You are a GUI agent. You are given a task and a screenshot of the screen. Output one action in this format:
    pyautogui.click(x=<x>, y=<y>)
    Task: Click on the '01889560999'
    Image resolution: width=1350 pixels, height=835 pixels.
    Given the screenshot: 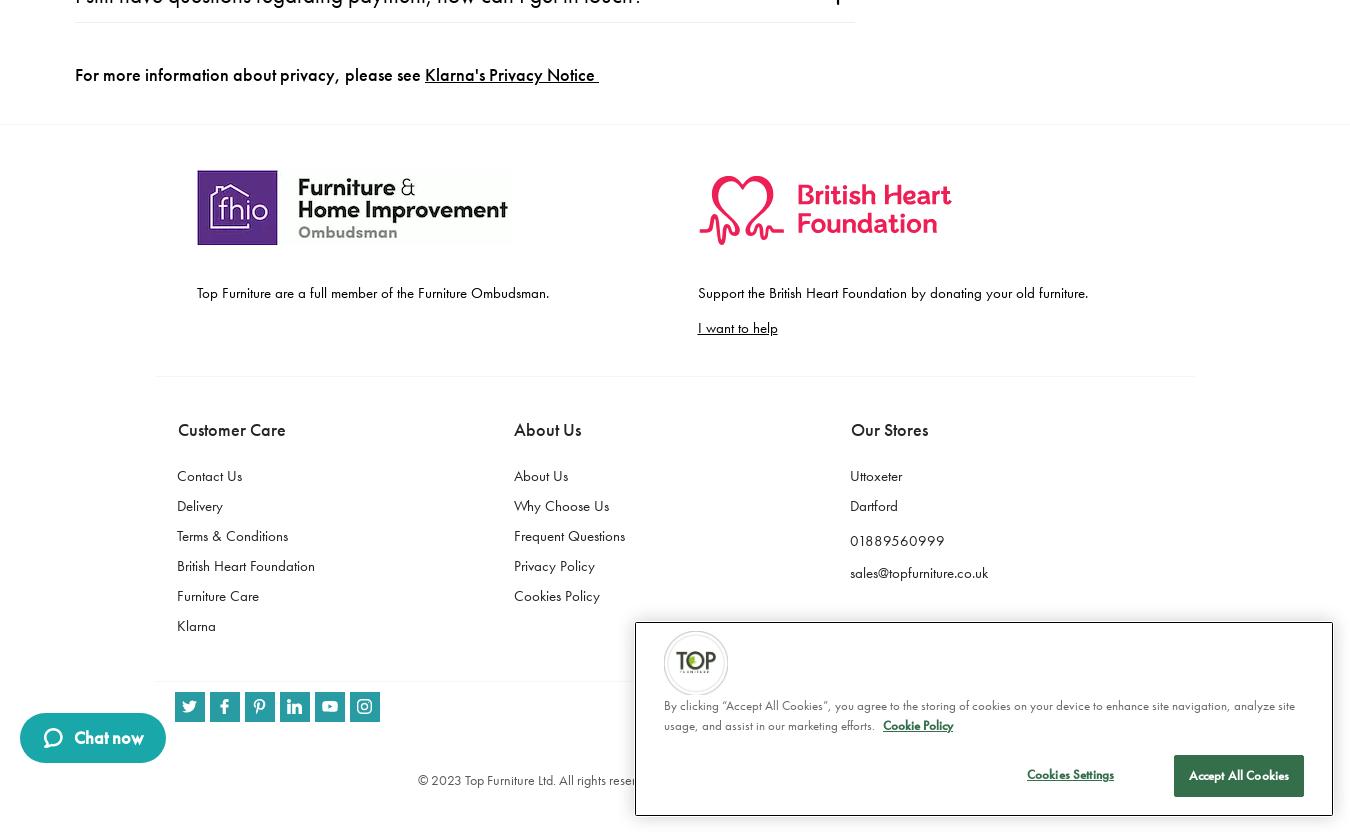 What is the action you would take?
    pyautogui.click(x=897, y=36)
    